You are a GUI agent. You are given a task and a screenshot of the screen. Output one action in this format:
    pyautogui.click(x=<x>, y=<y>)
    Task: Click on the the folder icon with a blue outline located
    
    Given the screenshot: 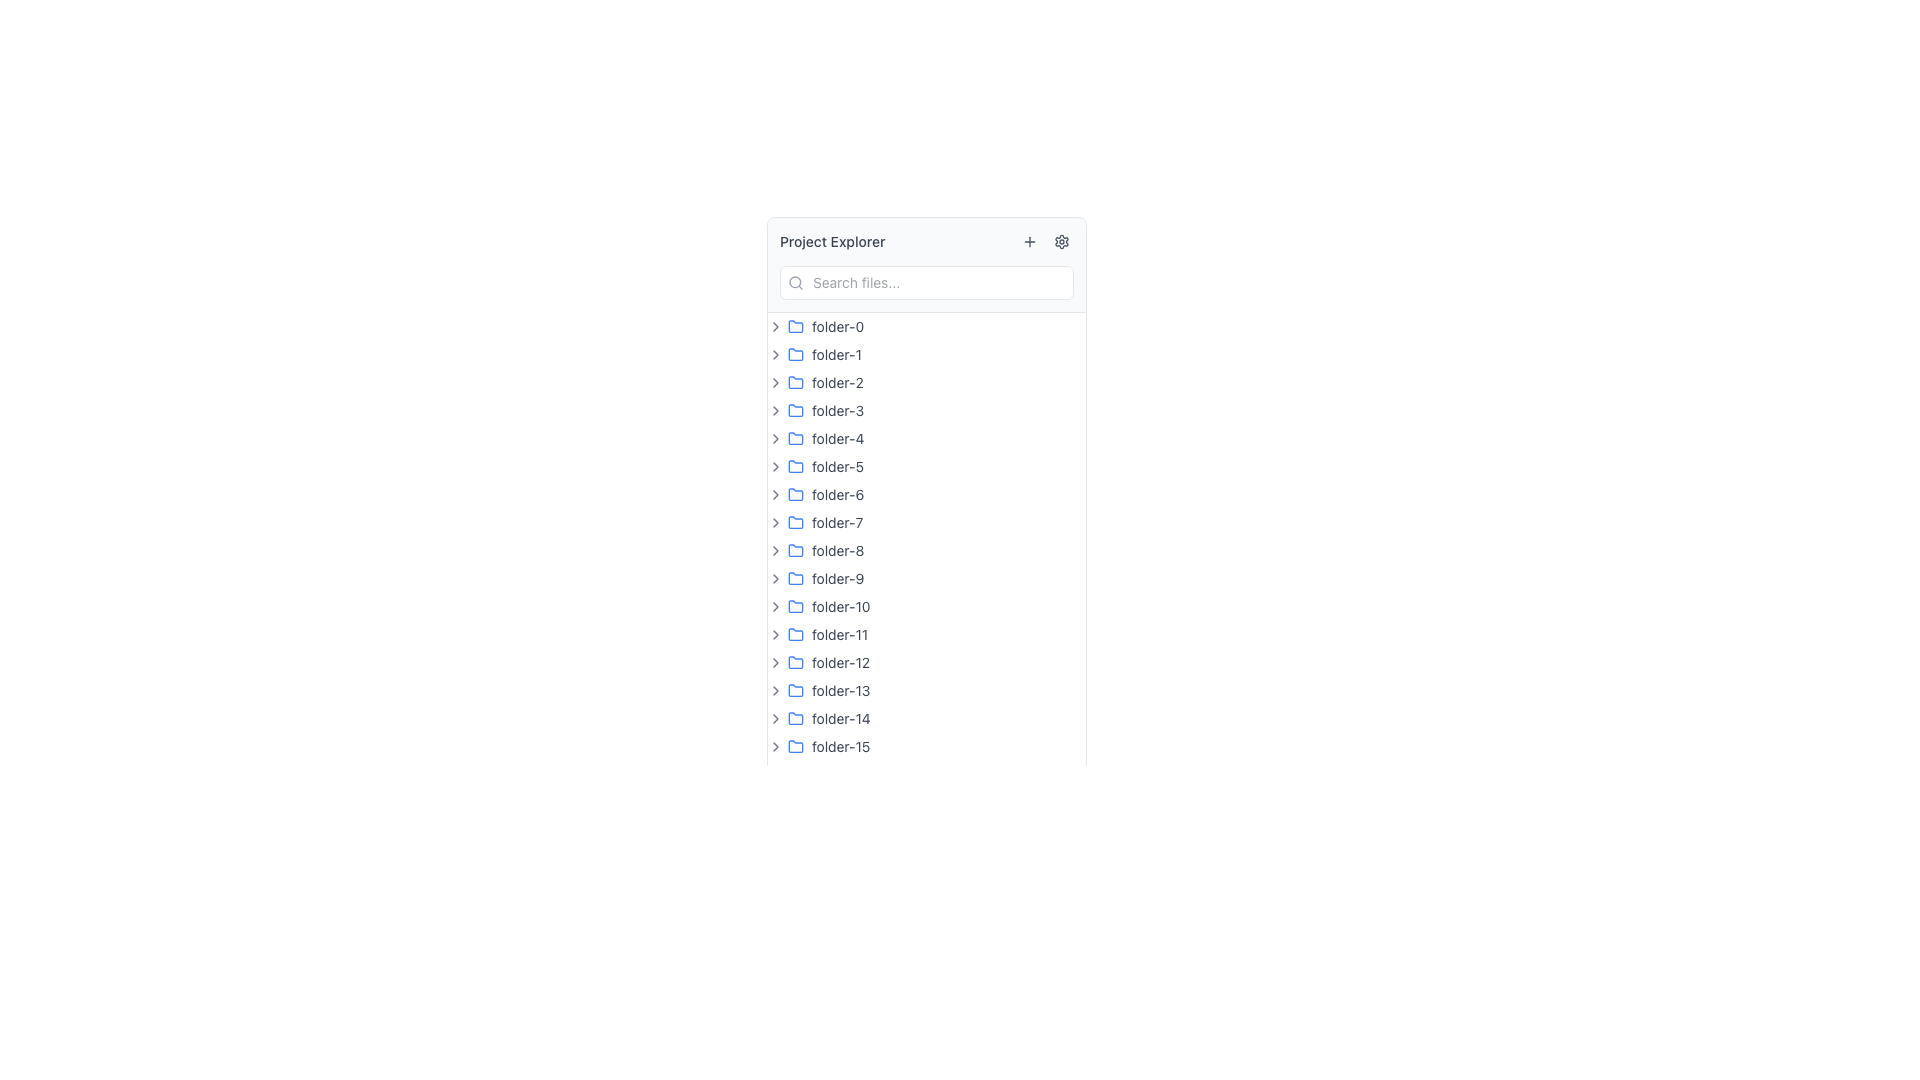 What is the action you would take?
    pyautogui.click(x=795, y=410)
    